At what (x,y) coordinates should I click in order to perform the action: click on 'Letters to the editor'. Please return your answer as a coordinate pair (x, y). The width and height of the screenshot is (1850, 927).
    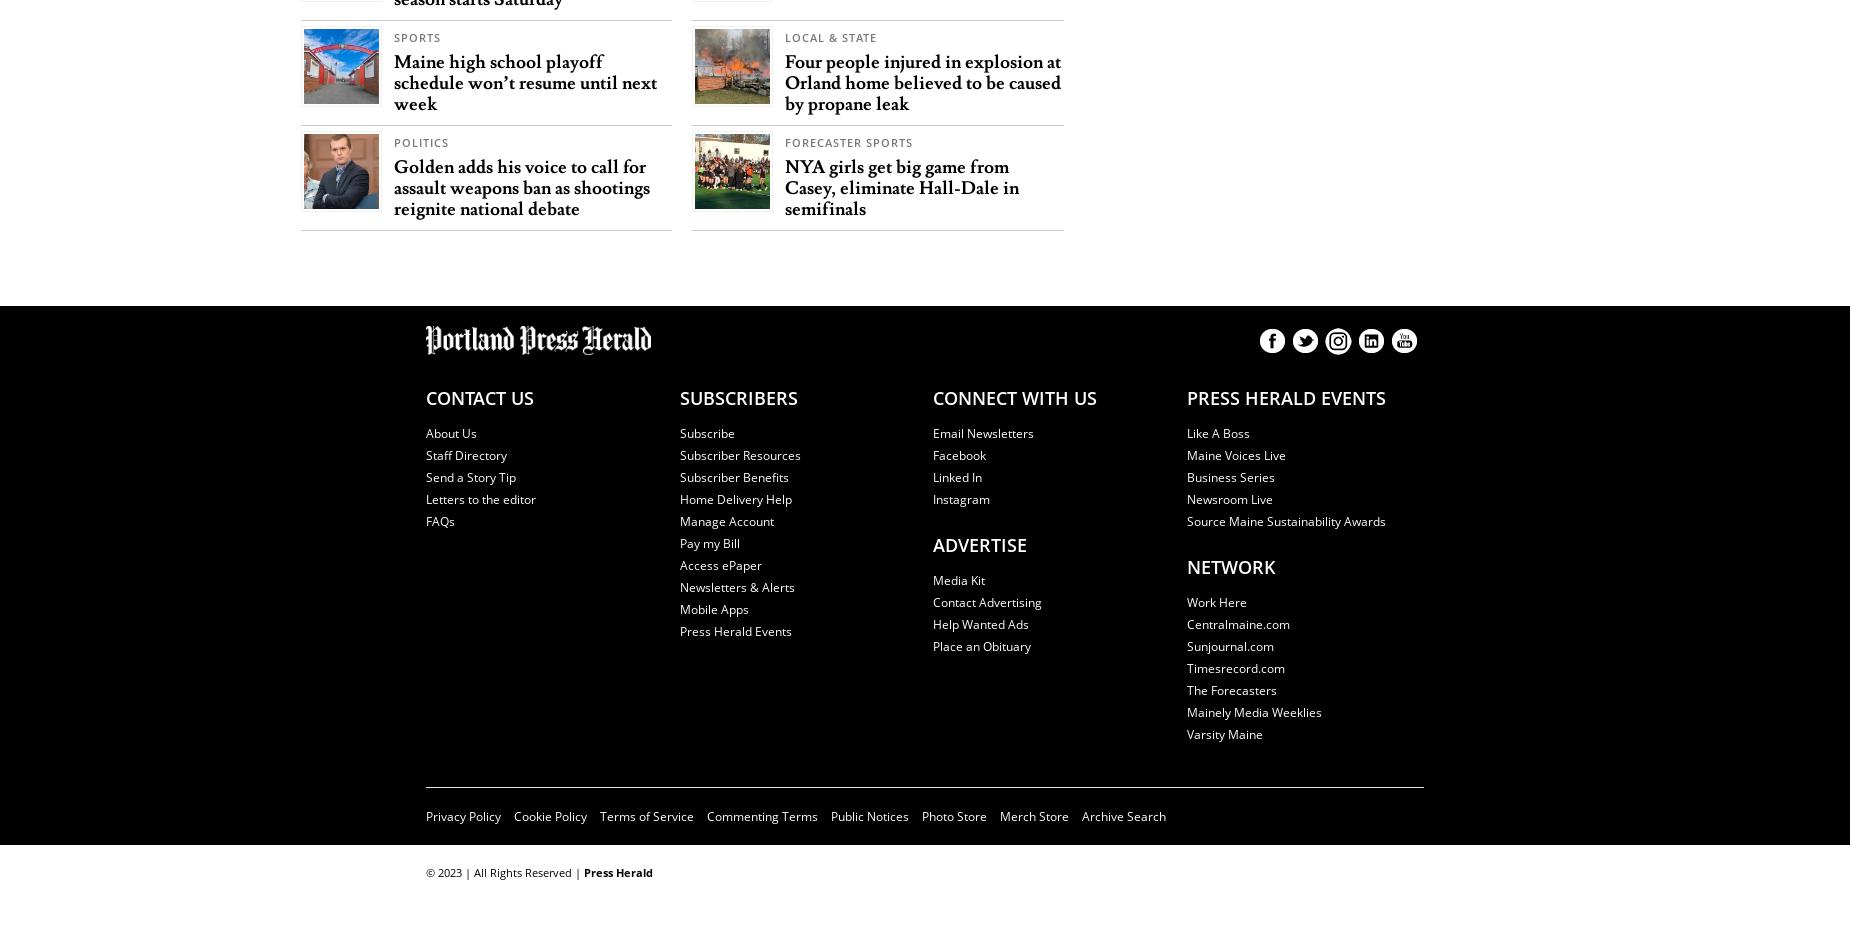
    Looking at the image, I should click on (481, 498).